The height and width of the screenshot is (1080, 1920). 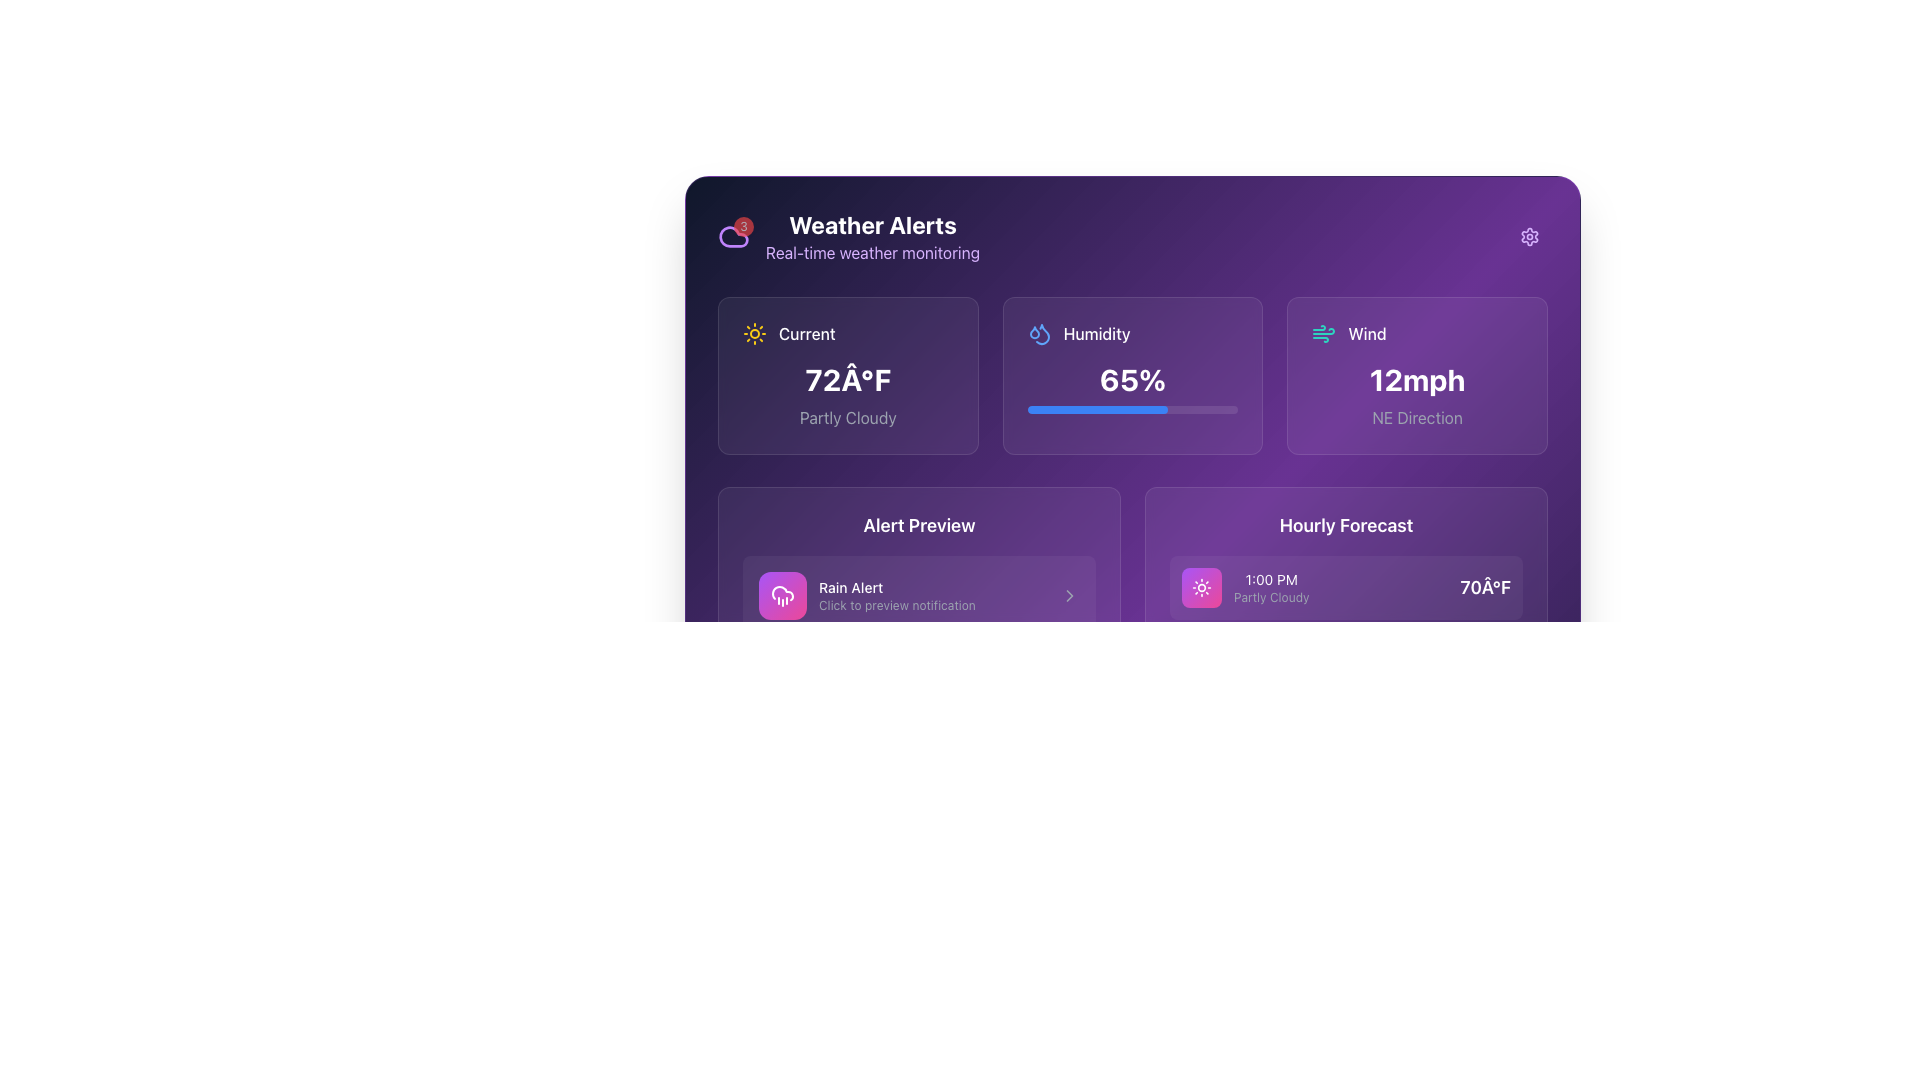 What do you see at coordinates (781, 595) in the screenshot?
I see `the cloud with rain icon, which is styled with a white outline on a pink and purple gradient circular background, located in the 'Alert Preview' section below the 'Current' weather panel` at bounding box center [781, 595].